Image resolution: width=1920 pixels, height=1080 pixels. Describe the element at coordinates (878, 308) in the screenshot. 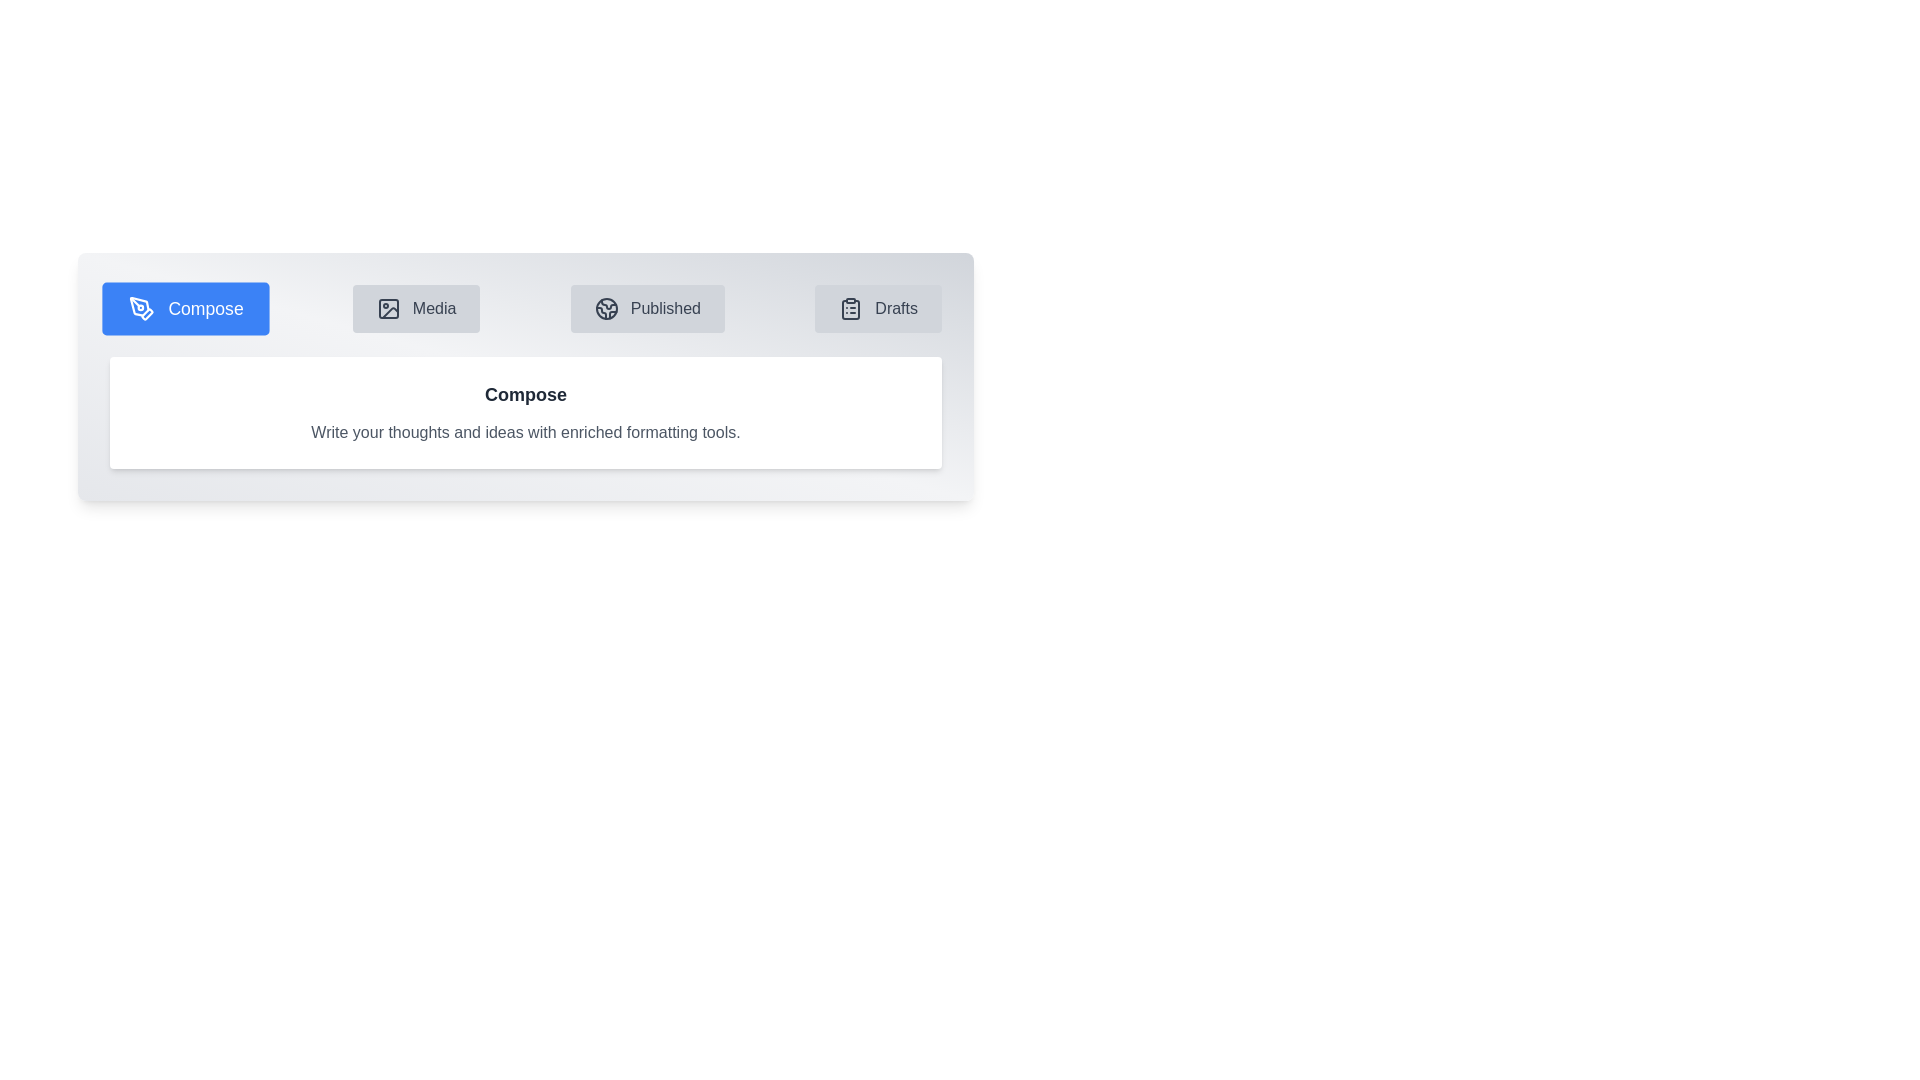

I see `the tab labeled Drafts` at that location.